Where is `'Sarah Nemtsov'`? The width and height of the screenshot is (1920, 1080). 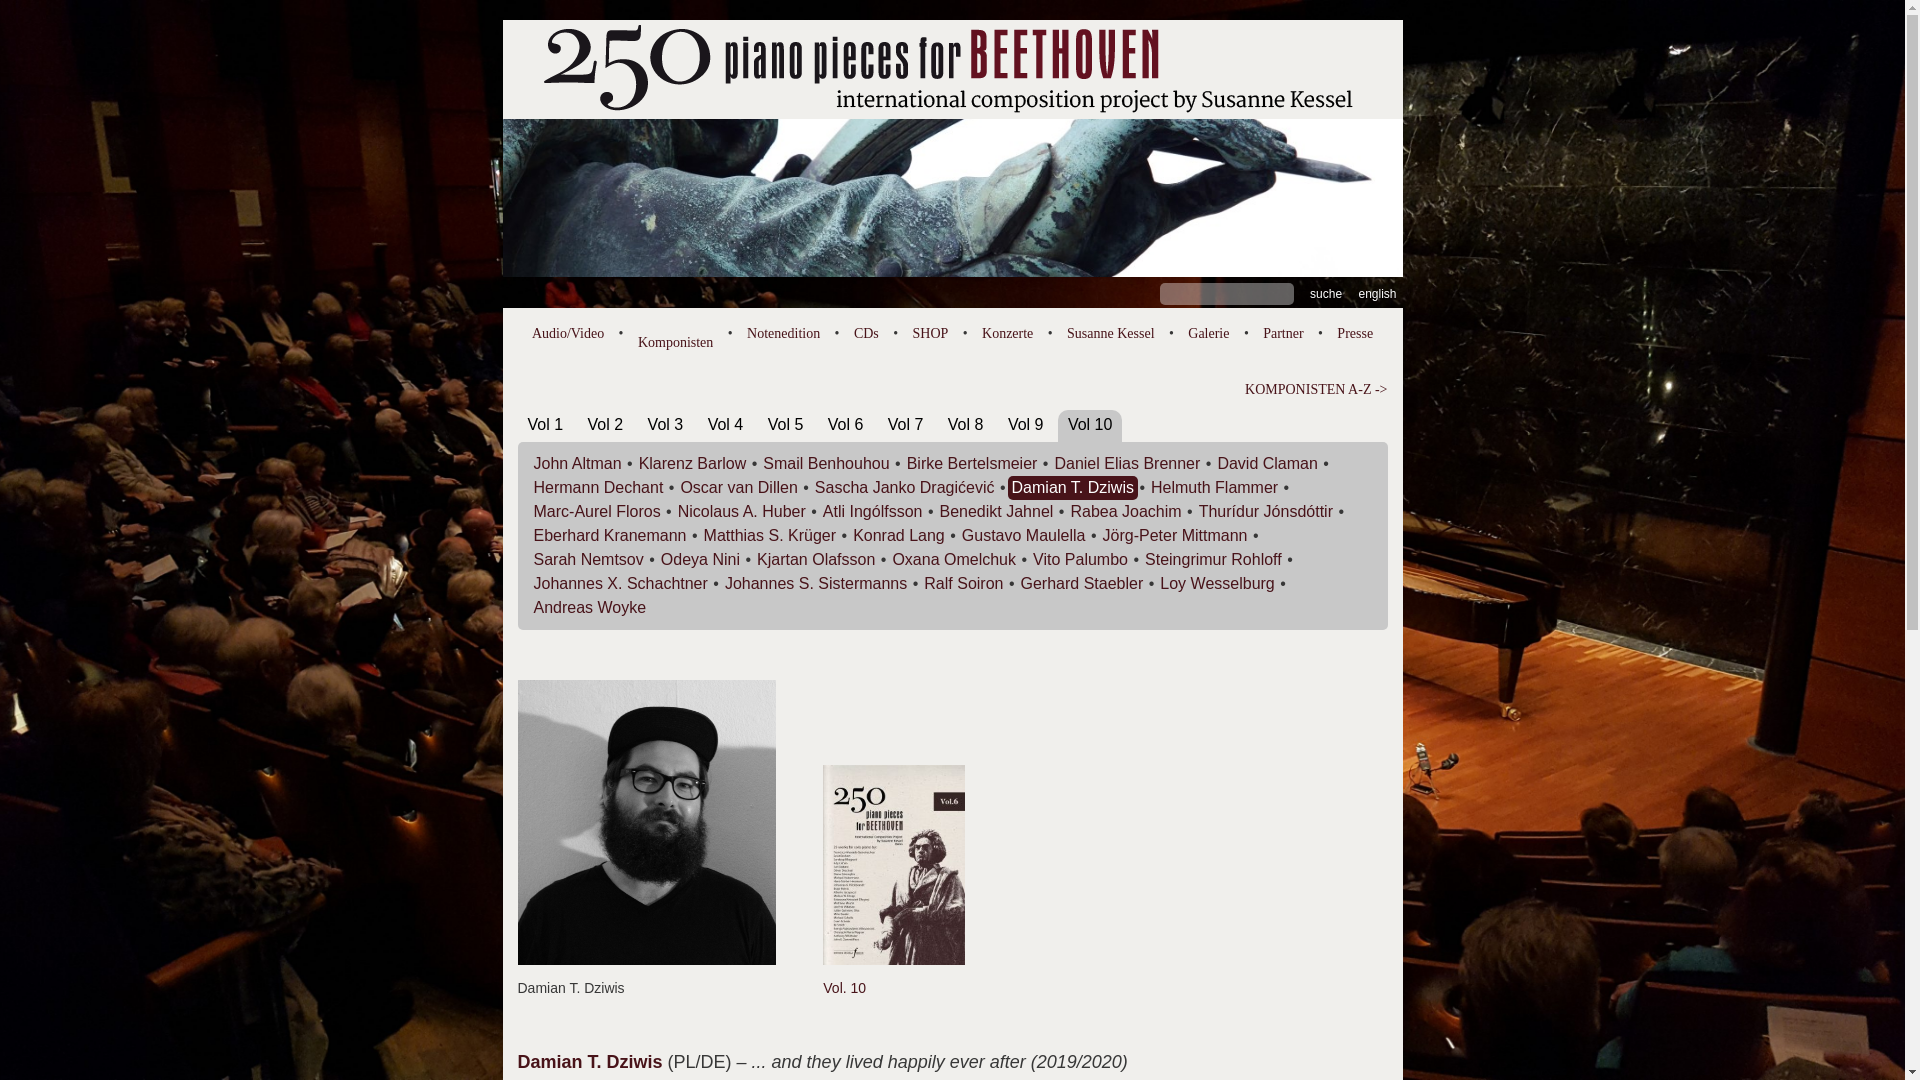
'Sarah Nemtsov' is located at coordinates (588, 559).